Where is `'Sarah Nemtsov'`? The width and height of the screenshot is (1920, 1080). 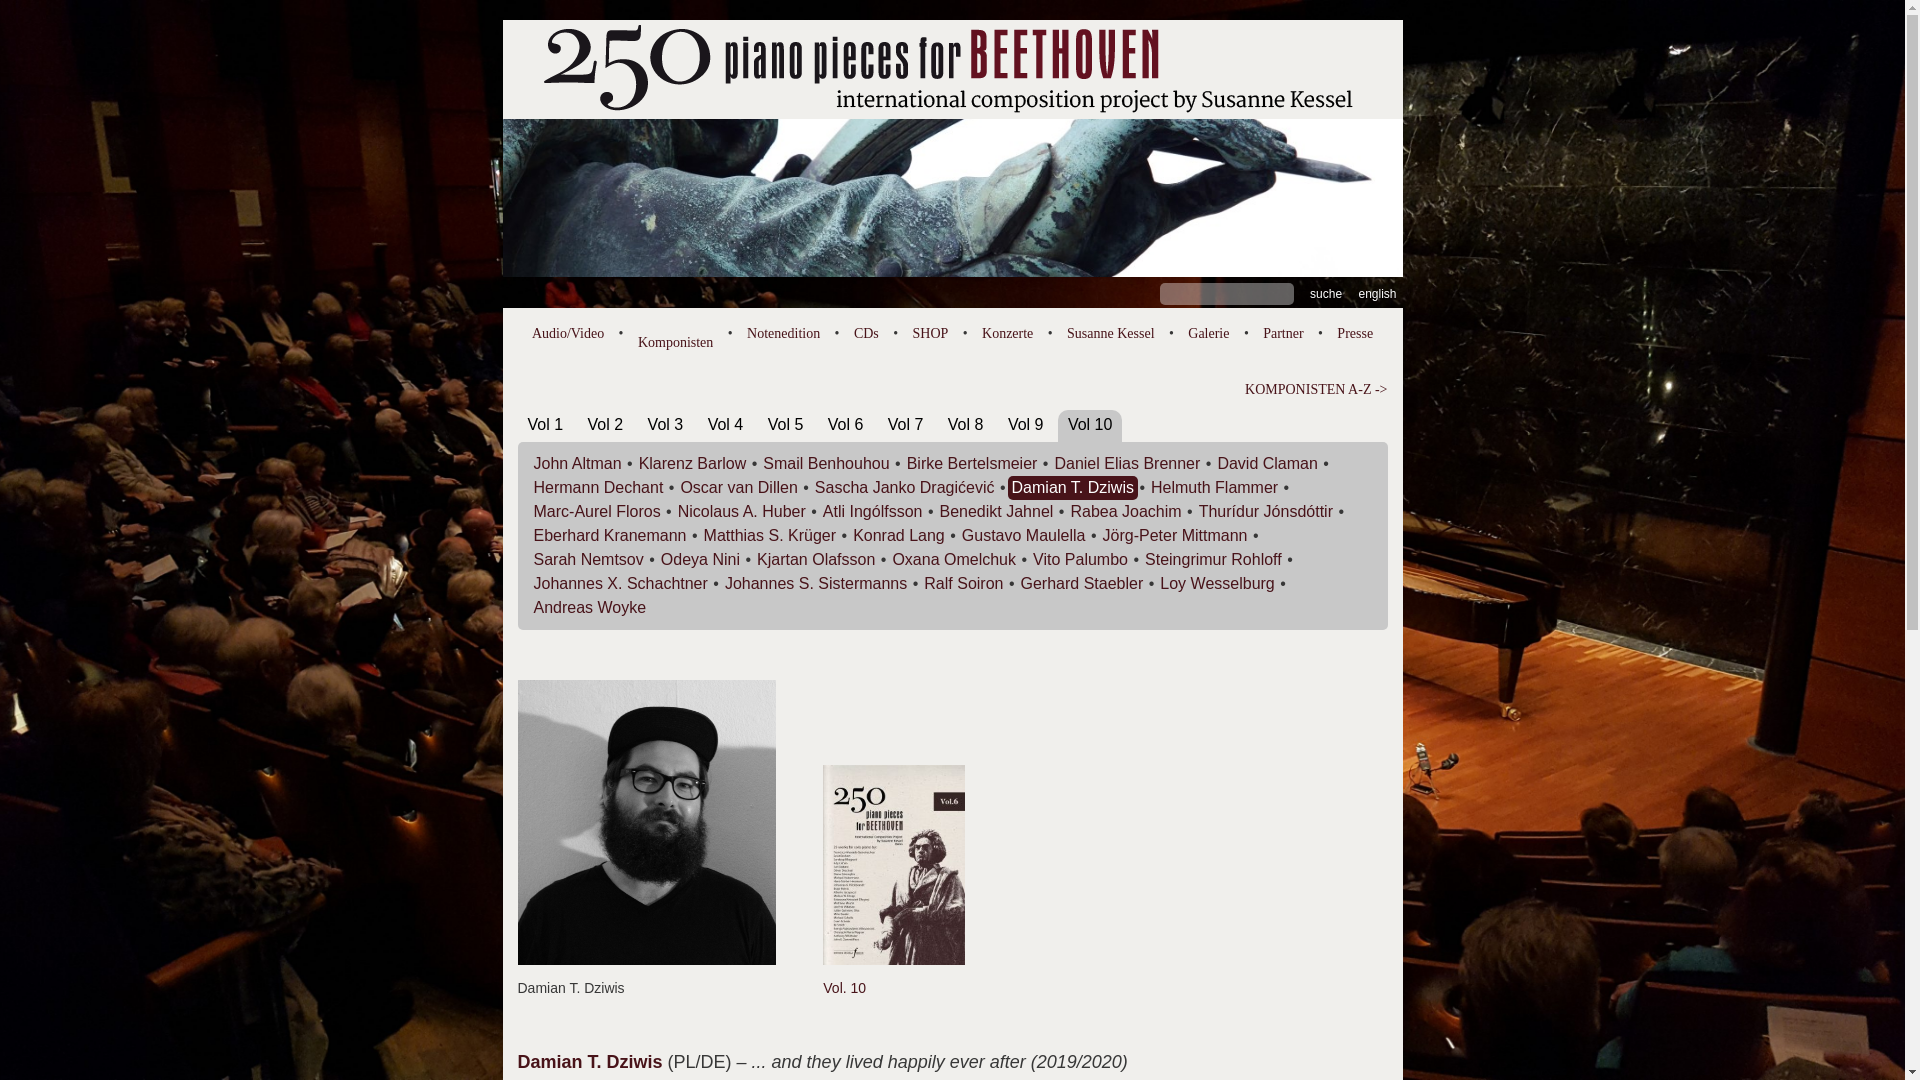
'Sarah Nemtsov' is located at coordinates (588, 559).